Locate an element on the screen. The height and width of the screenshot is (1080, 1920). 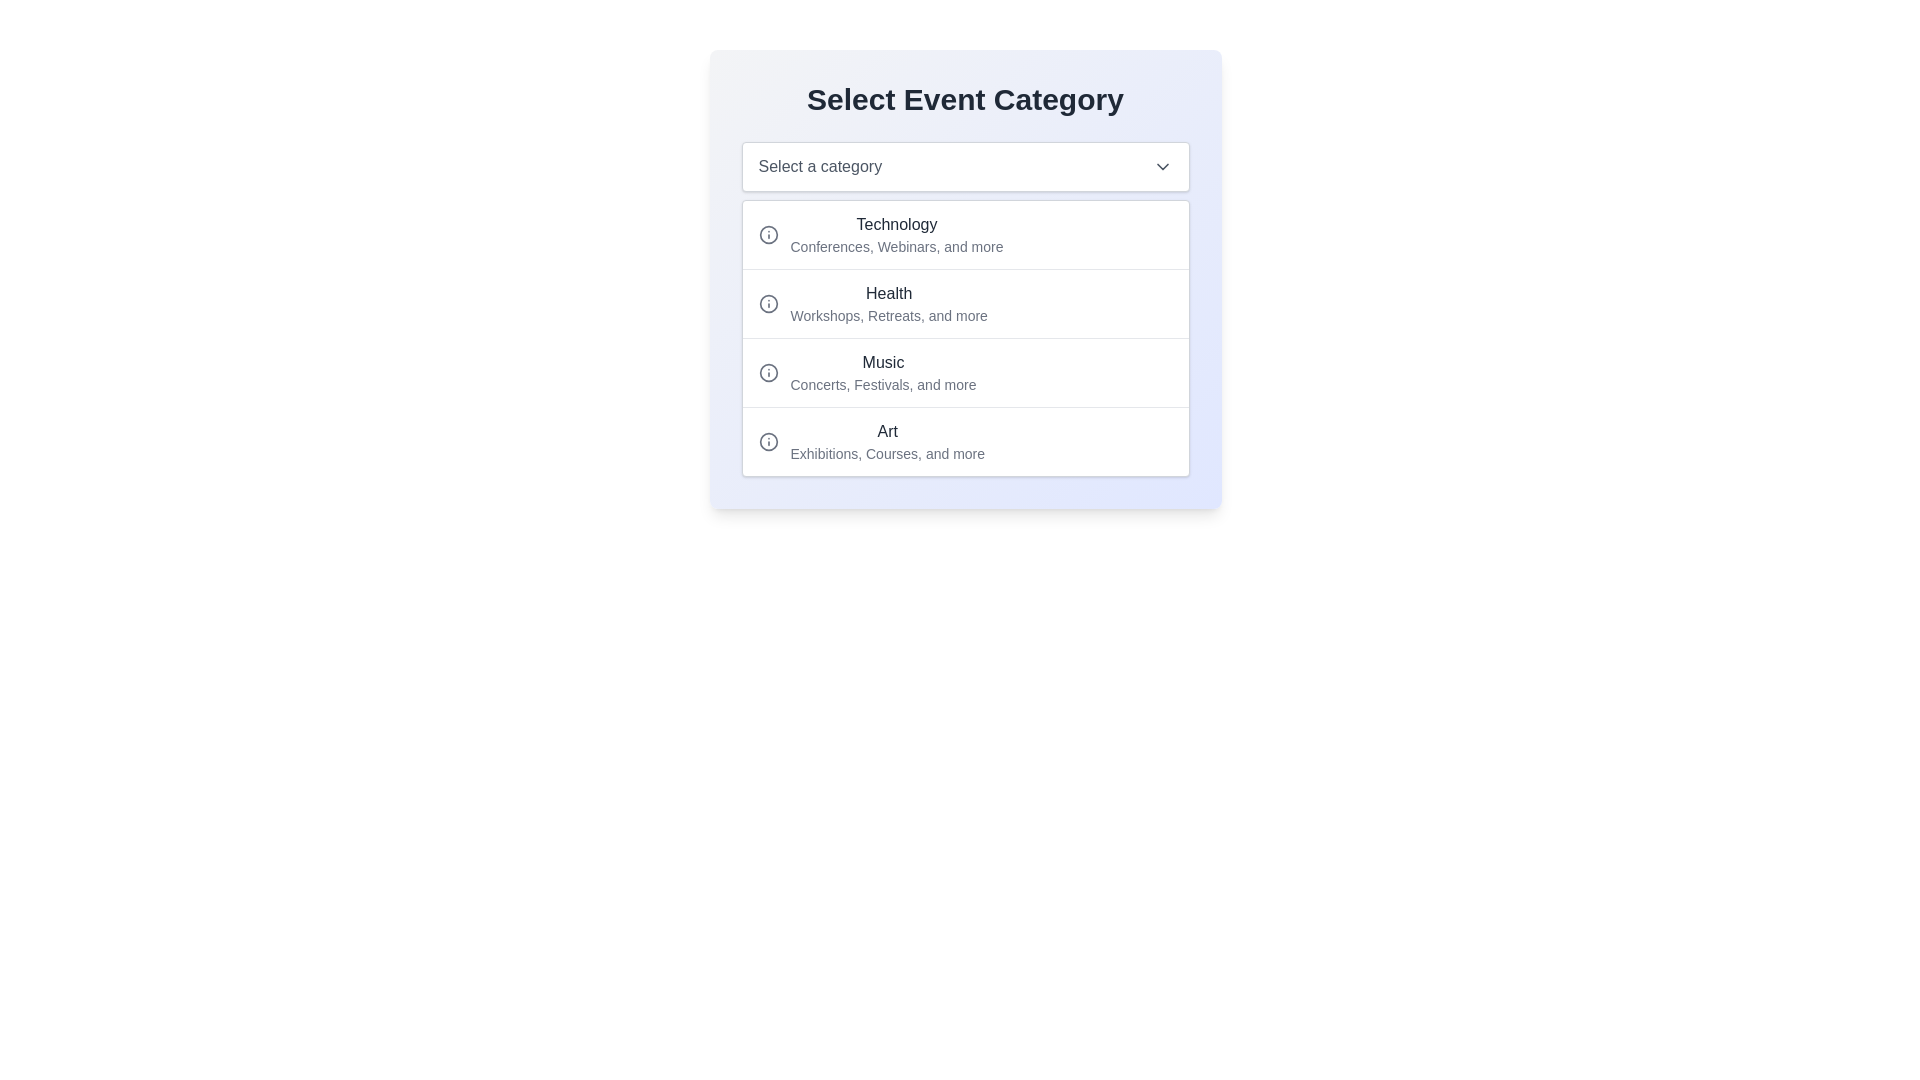
the second clickable list item labeled 'Health', which has an information icon and text describing workshops and retreats is located at coordinates (965, 303).